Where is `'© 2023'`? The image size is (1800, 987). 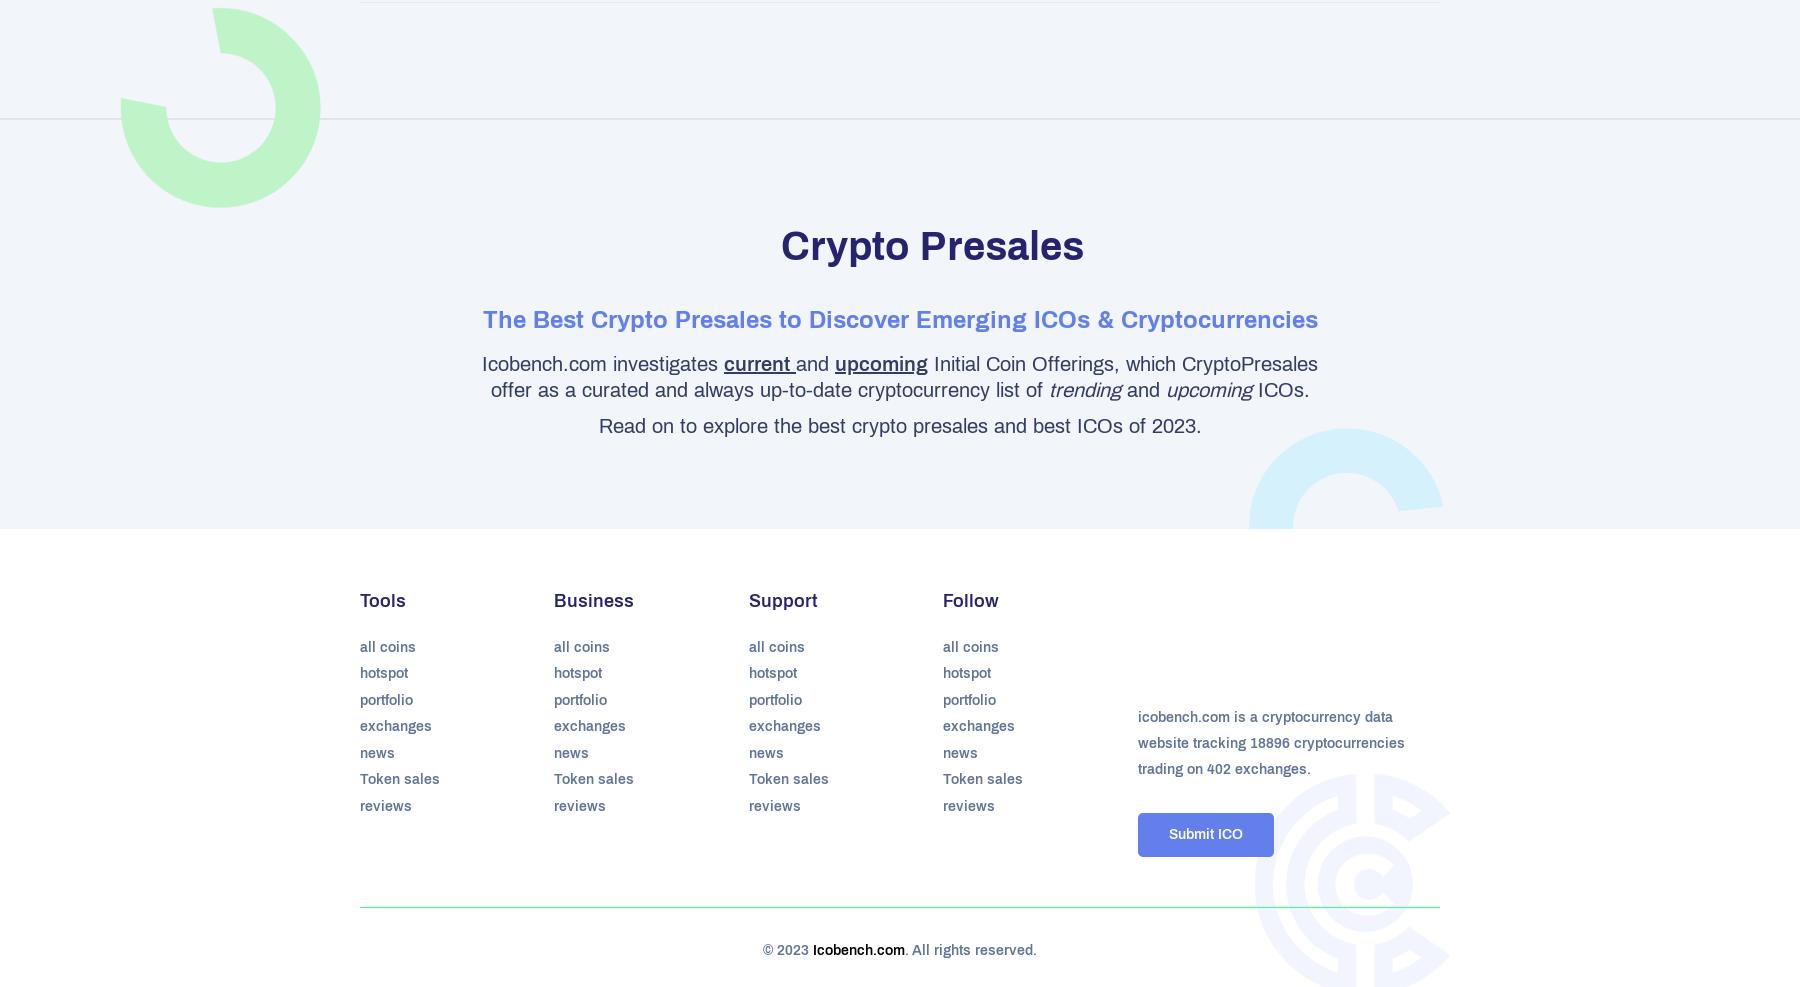 '© 2023' is located at coordinates (788, 950).